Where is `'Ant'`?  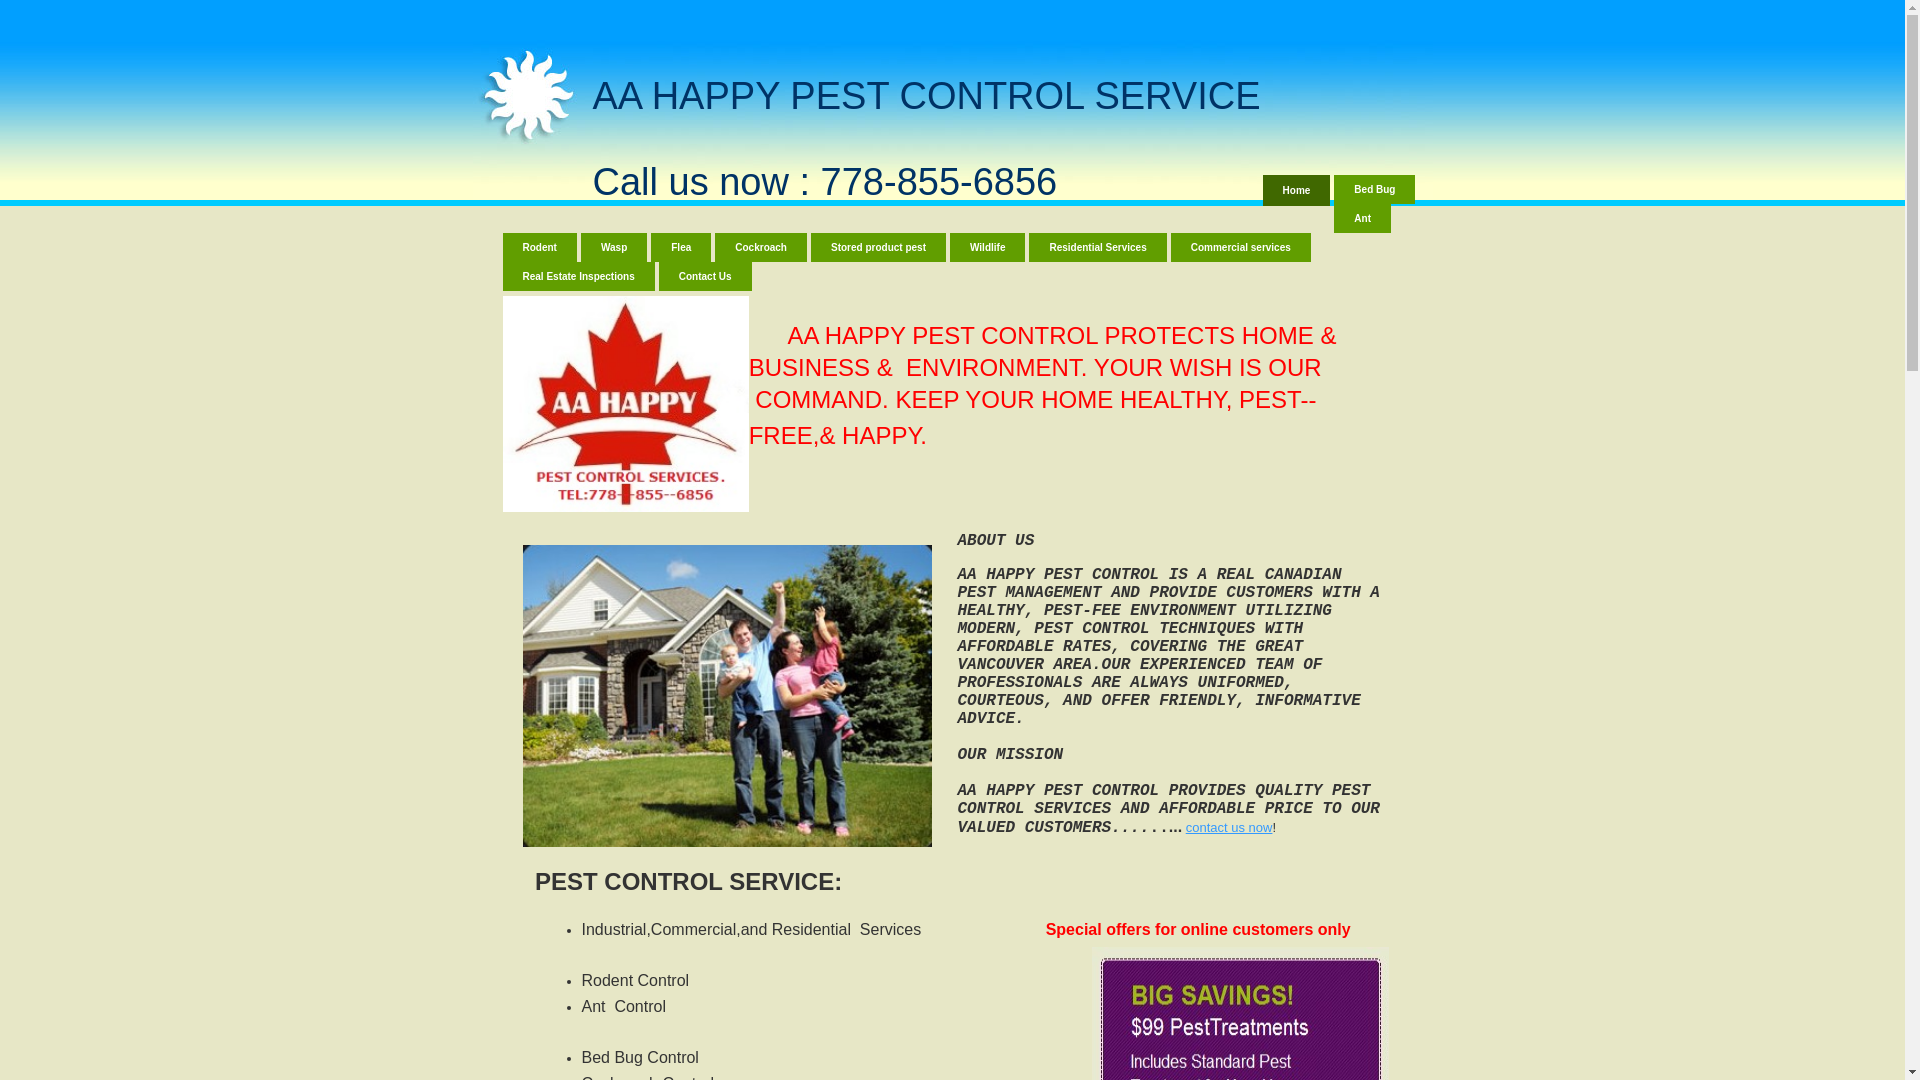 'Ant' is located at coordinates (1361, 218).